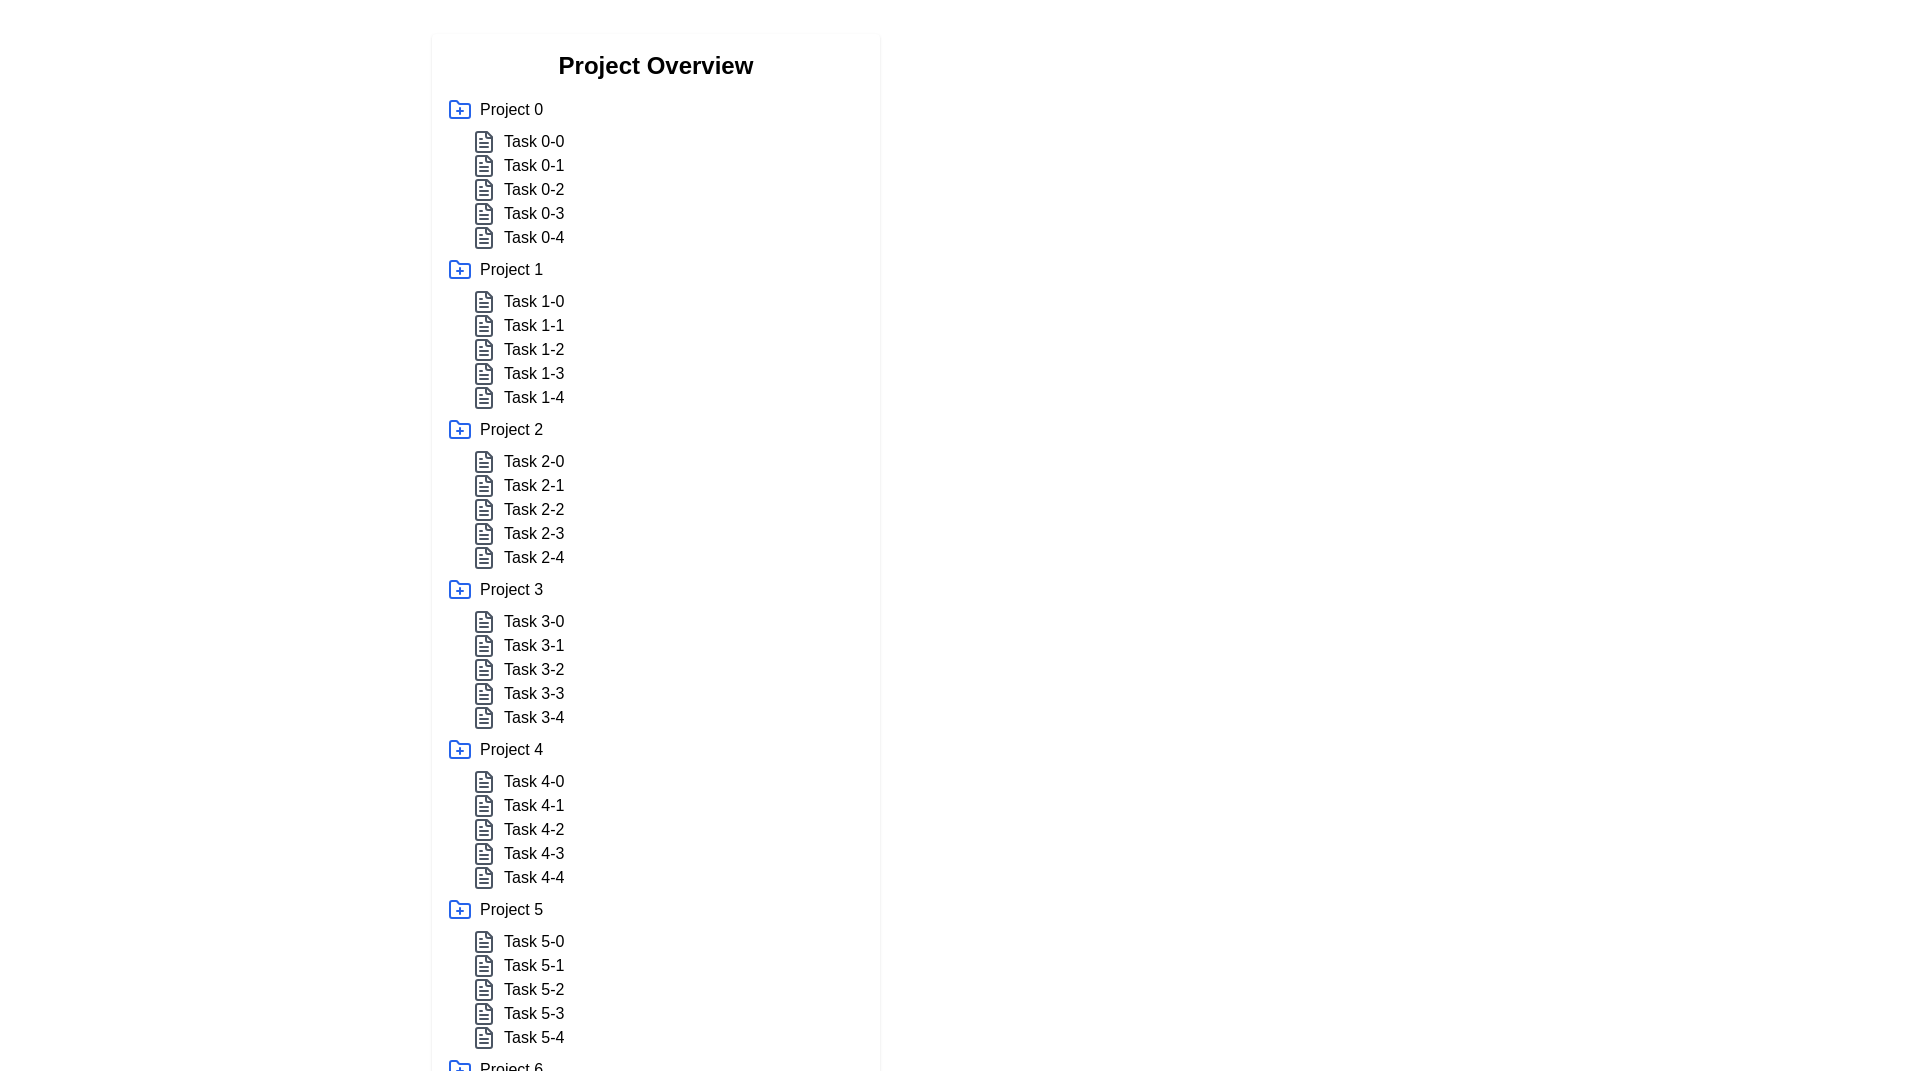  Describe the element at coordinates (484, 645) in the screenshot. I see `the icon corresponding to 'Task 3-1', located in the middle panel under 'Project 3', for visual identification` at that location.